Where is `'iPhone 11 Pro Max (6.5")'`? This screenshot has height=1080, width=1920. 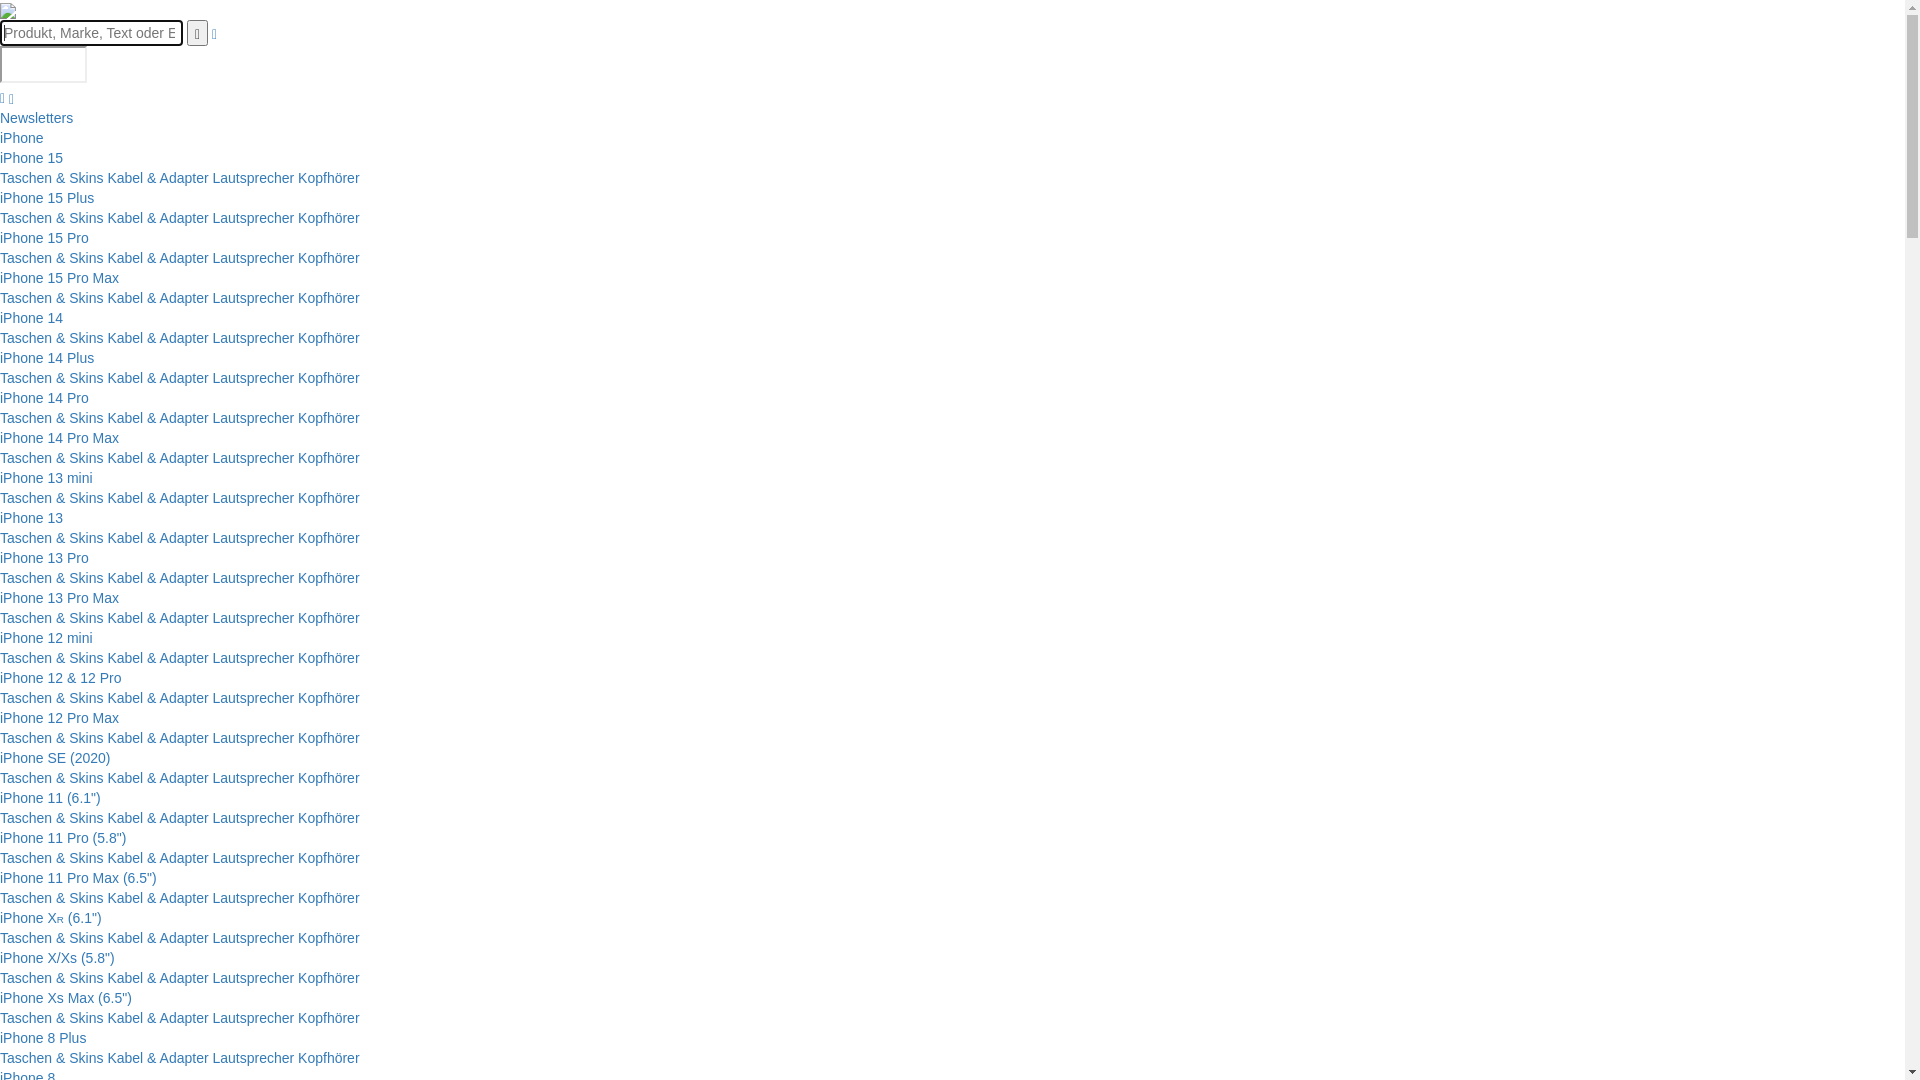 'iPhone 11 Pro Max (6.5")' is located at coordinates (78, 877).